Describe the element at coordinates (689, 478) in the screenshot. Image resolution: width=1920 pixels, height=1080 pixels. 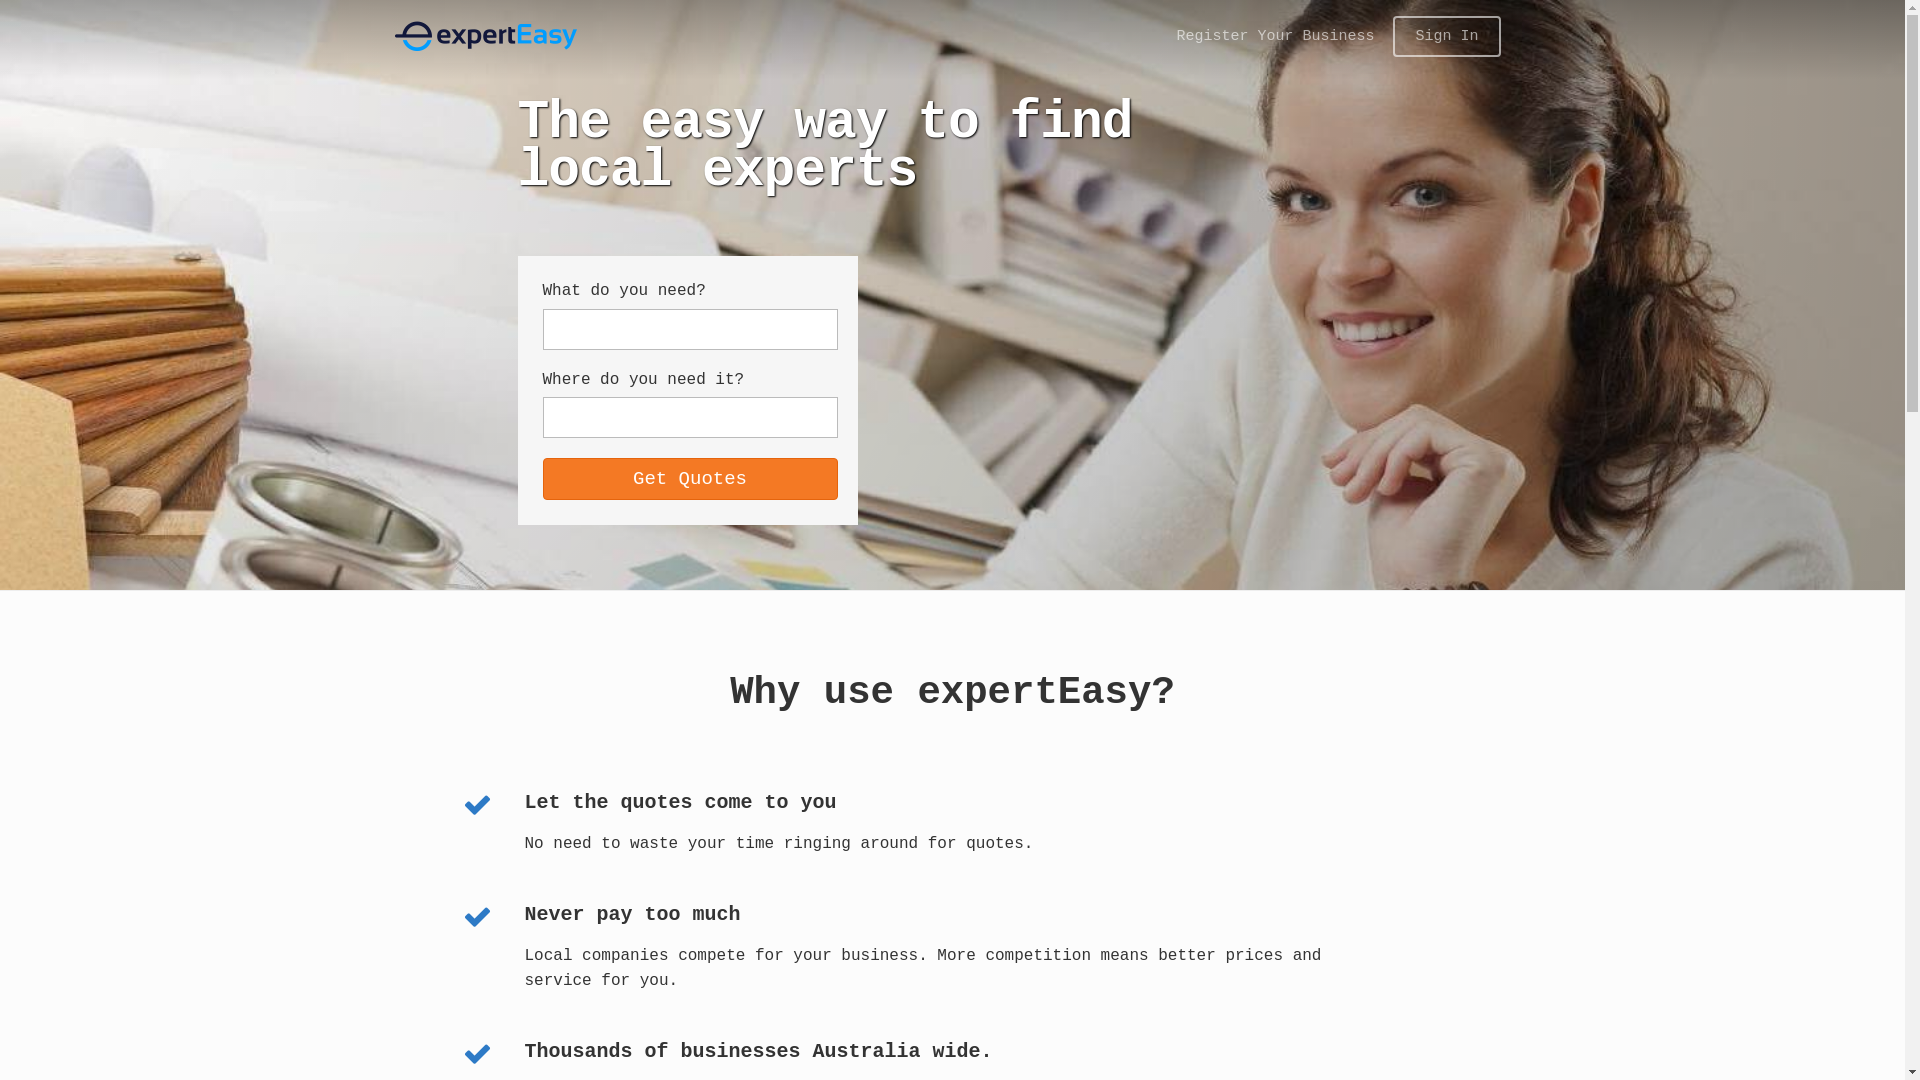
I see `'Get Quotes'` at that location.